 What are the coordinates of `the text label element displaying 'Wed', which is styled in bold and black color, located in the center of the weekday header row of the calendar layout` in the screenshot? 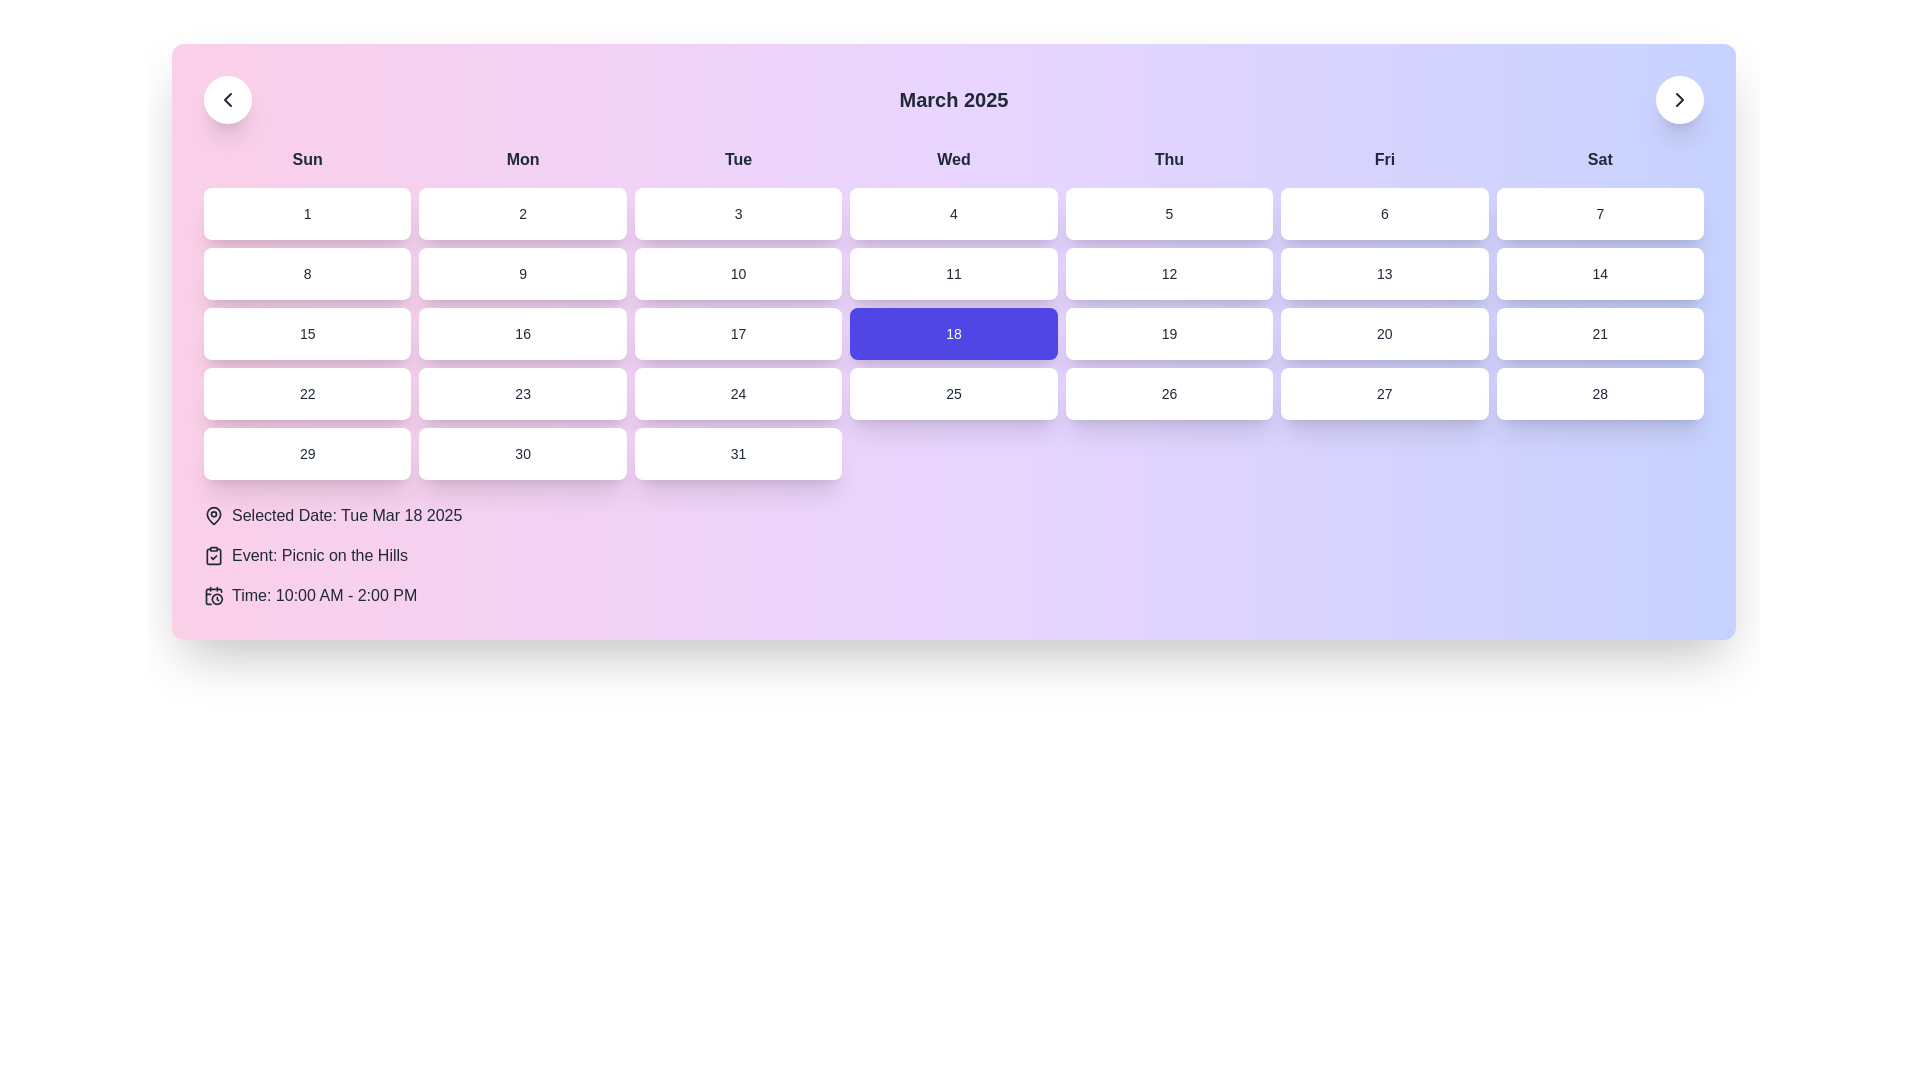 It's located at (953, 158).